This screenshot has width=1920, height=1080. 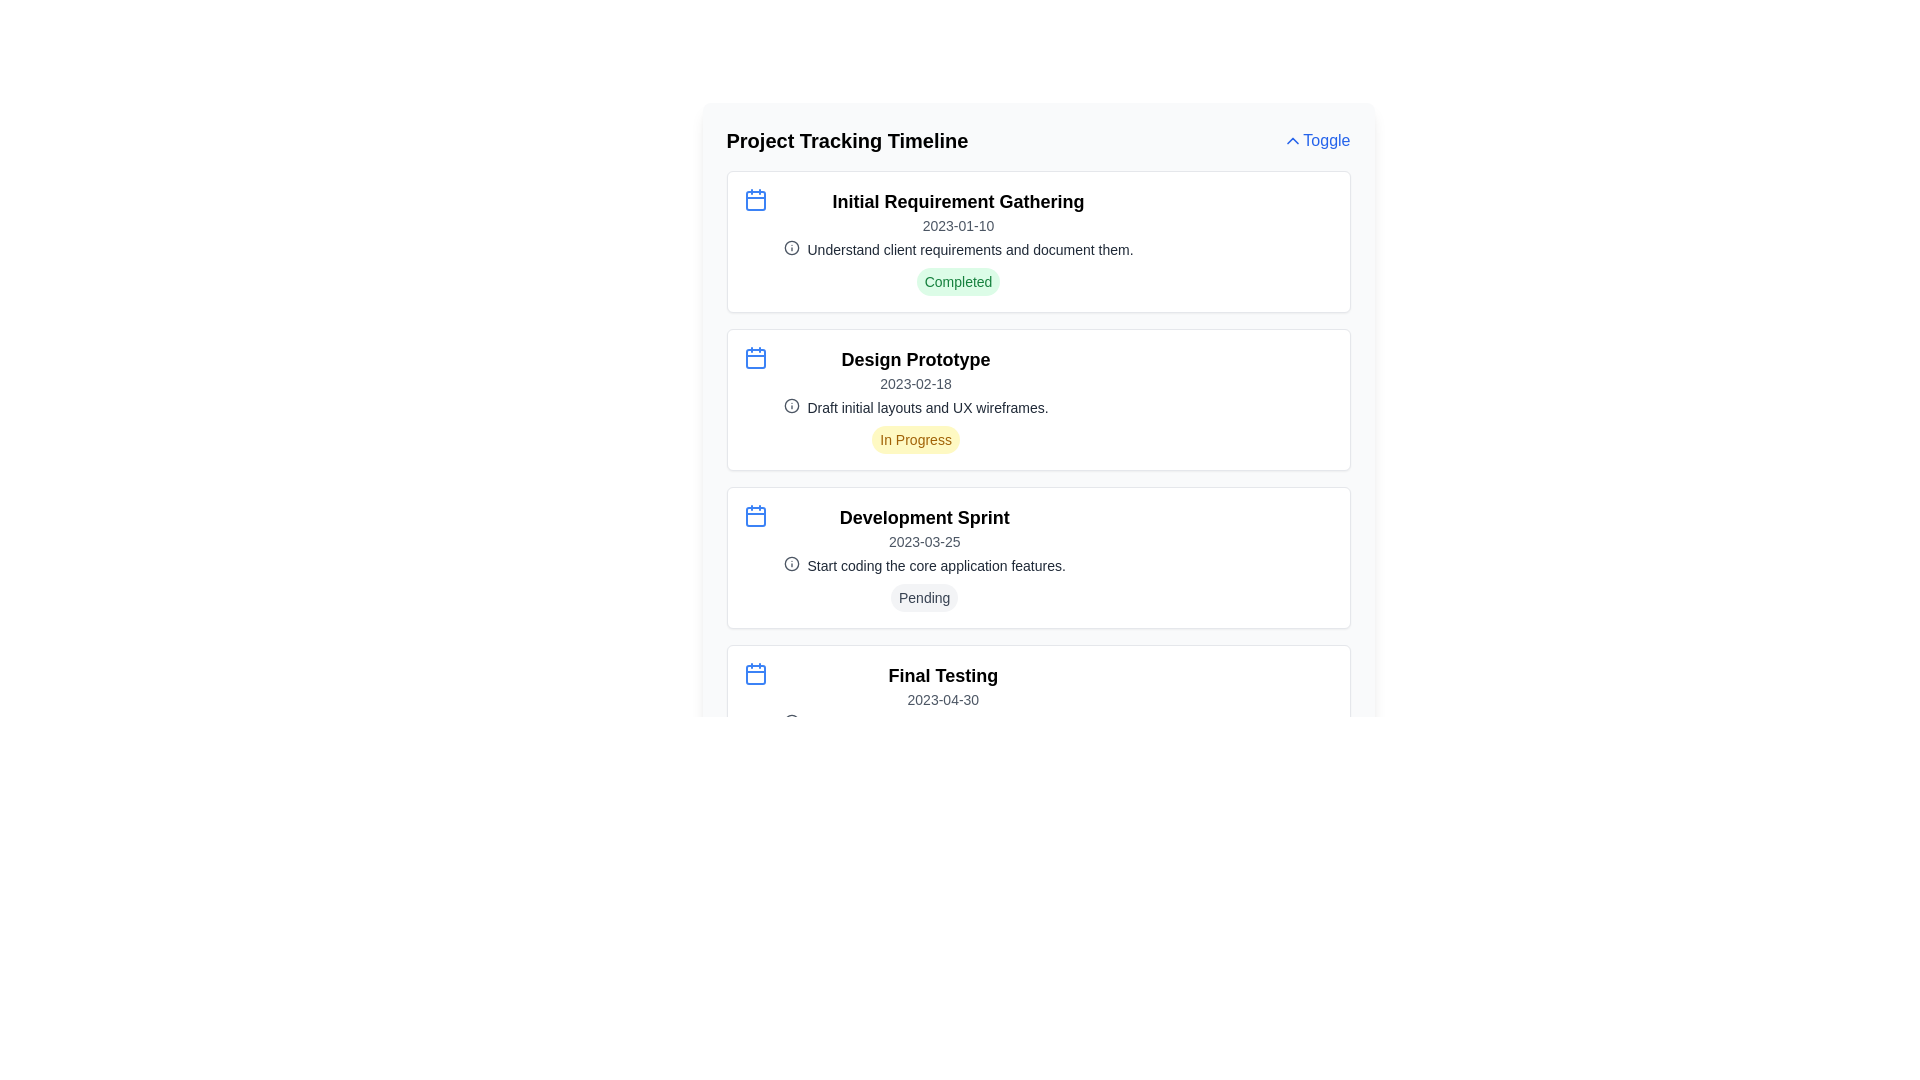 What do you see at coordinates (790, 246) in the screenshot?
I see `the informational icon located to the left of the descriptive text in the 'Initial Requirement Gathering' timeline item, if it is interactive` at bounding box center [790, 246].